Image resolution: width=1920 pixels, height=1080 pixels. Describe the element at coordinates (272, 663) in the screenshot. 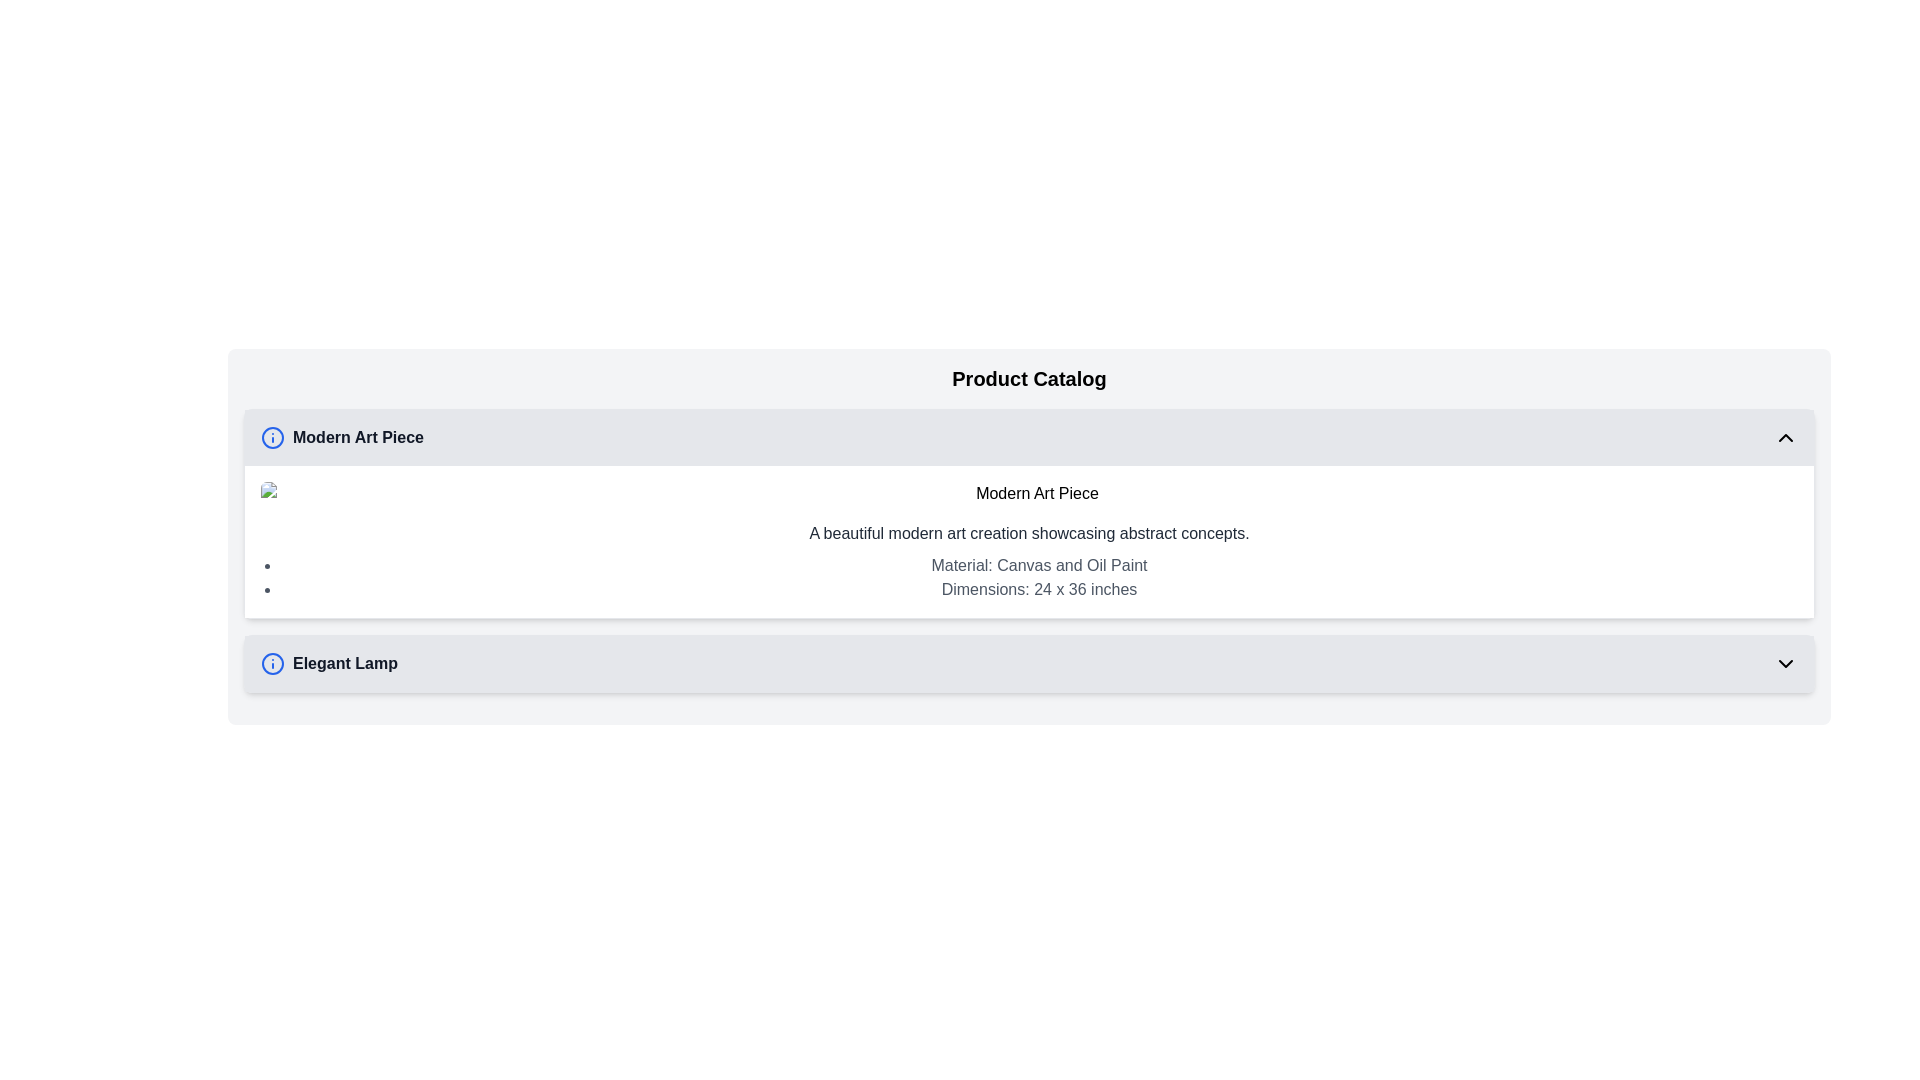

I see `the informational icon located to the left of the text 'Elegant Lamp' for accessibility utilities` at that location.